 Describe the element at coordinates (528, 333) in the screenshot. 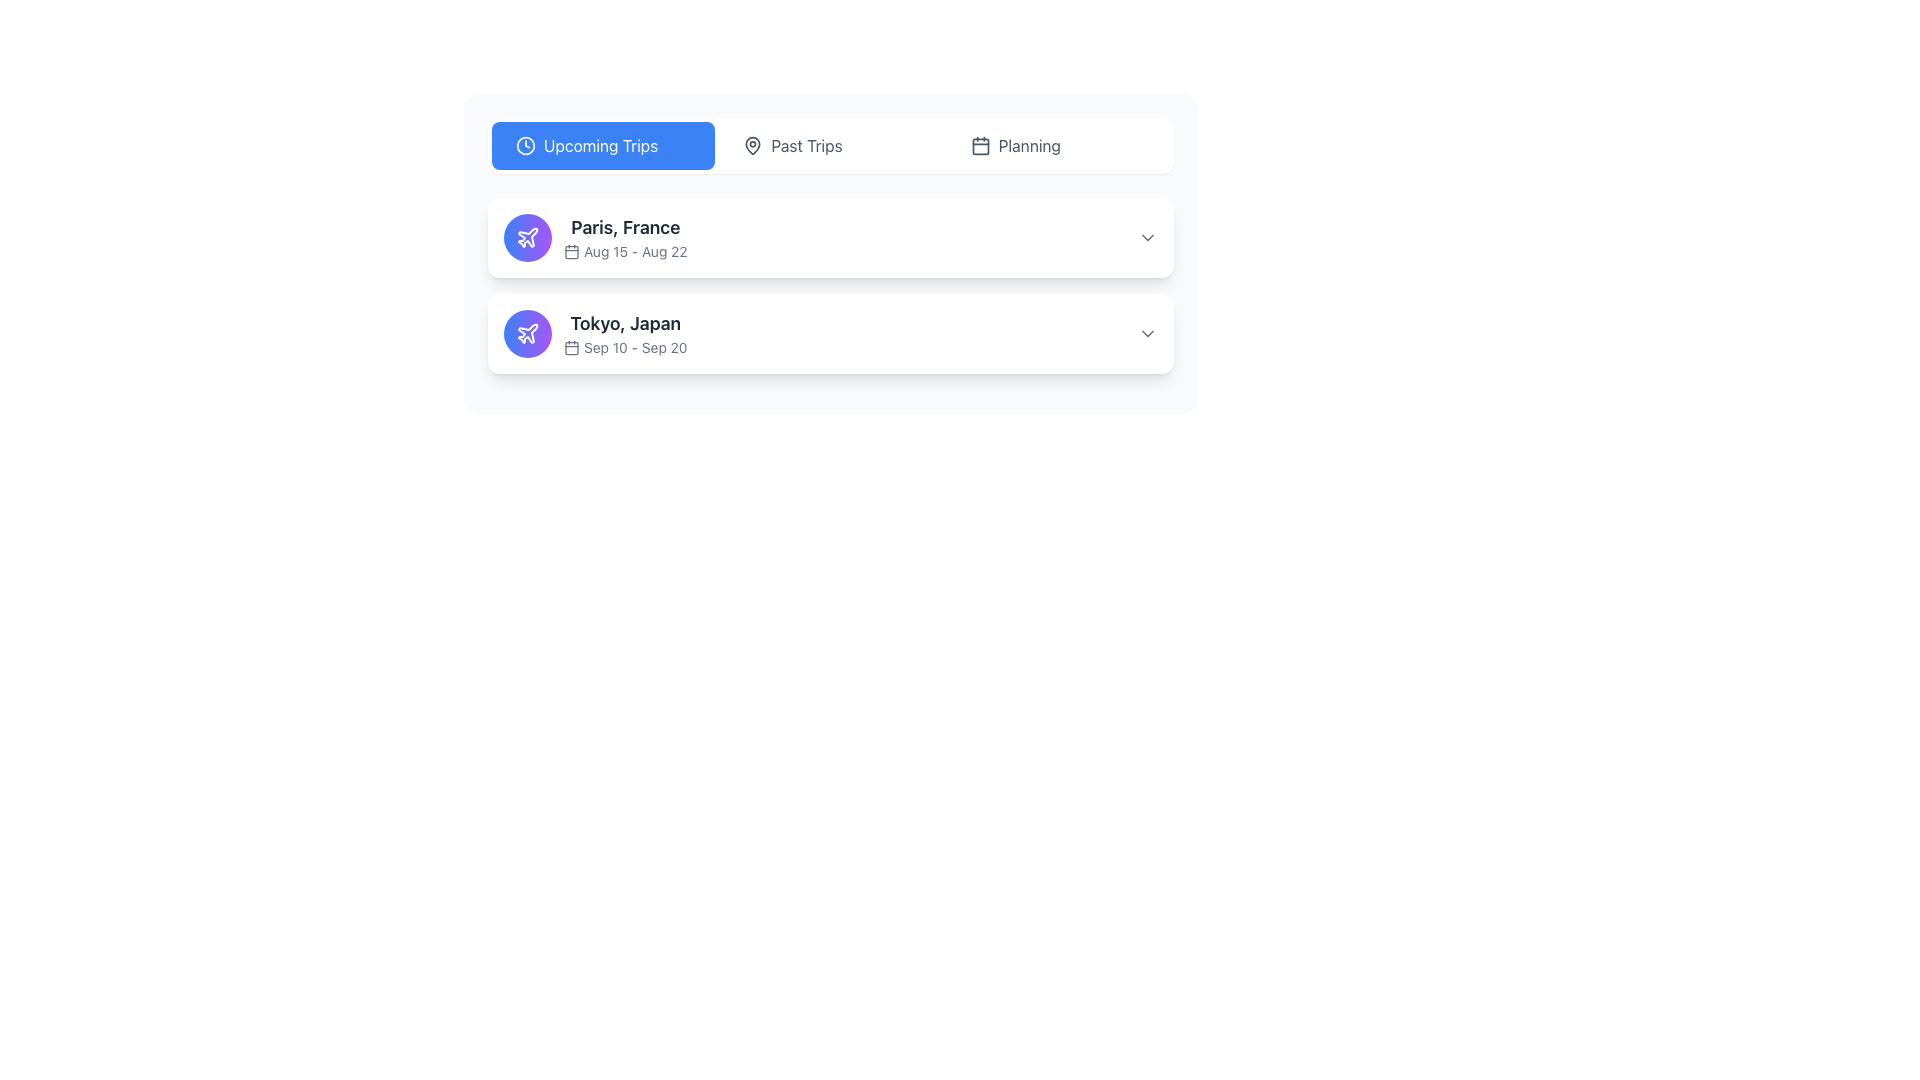

I see `the flight-related icon button located in the second row next to the text 'Tokyo, Japan Sep 10 - Sep 20'` at that location.